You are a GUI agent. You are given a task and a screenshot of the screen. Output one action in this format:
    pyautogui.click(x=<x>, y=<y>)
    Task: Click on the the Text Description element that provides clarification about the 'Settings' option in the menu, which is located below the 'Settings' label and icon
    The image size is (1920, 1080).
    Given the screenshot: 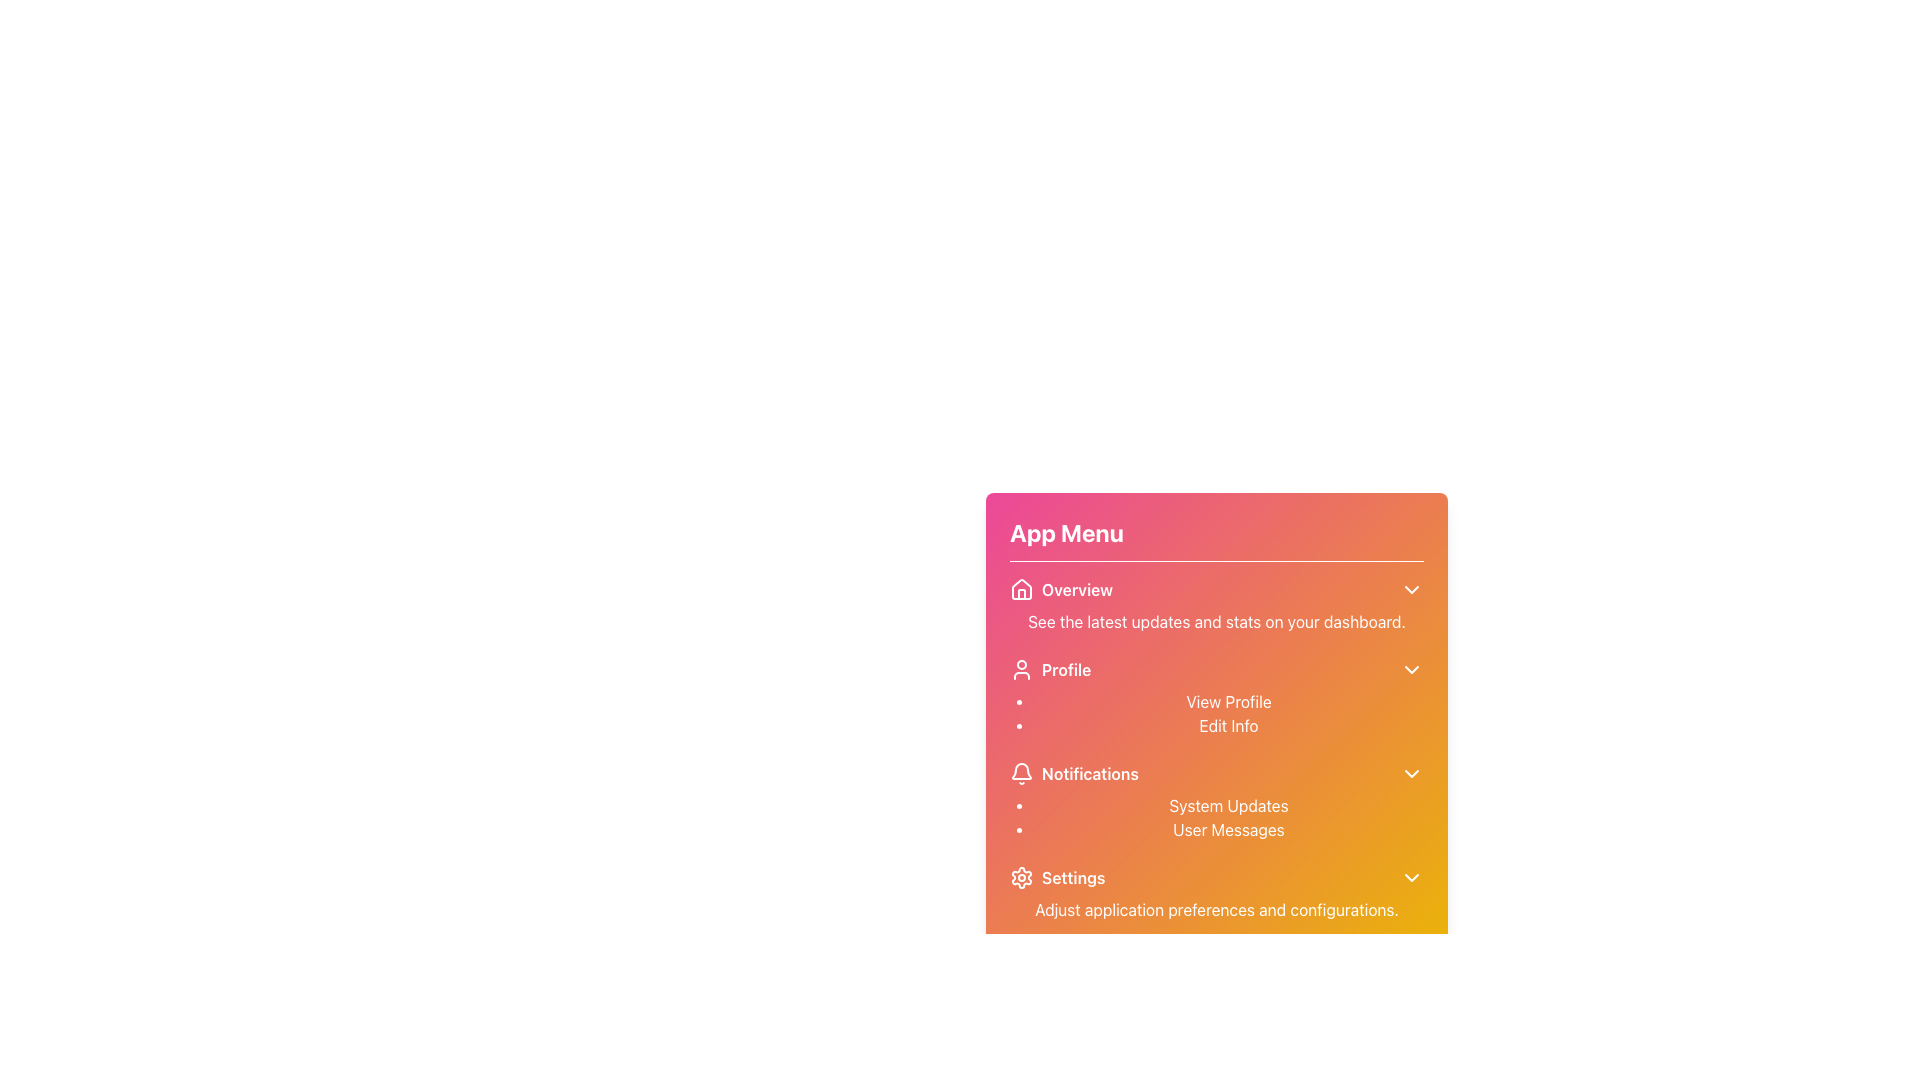 What is the action you would take?
    pyautogui.click(x=1216, y=910)
    